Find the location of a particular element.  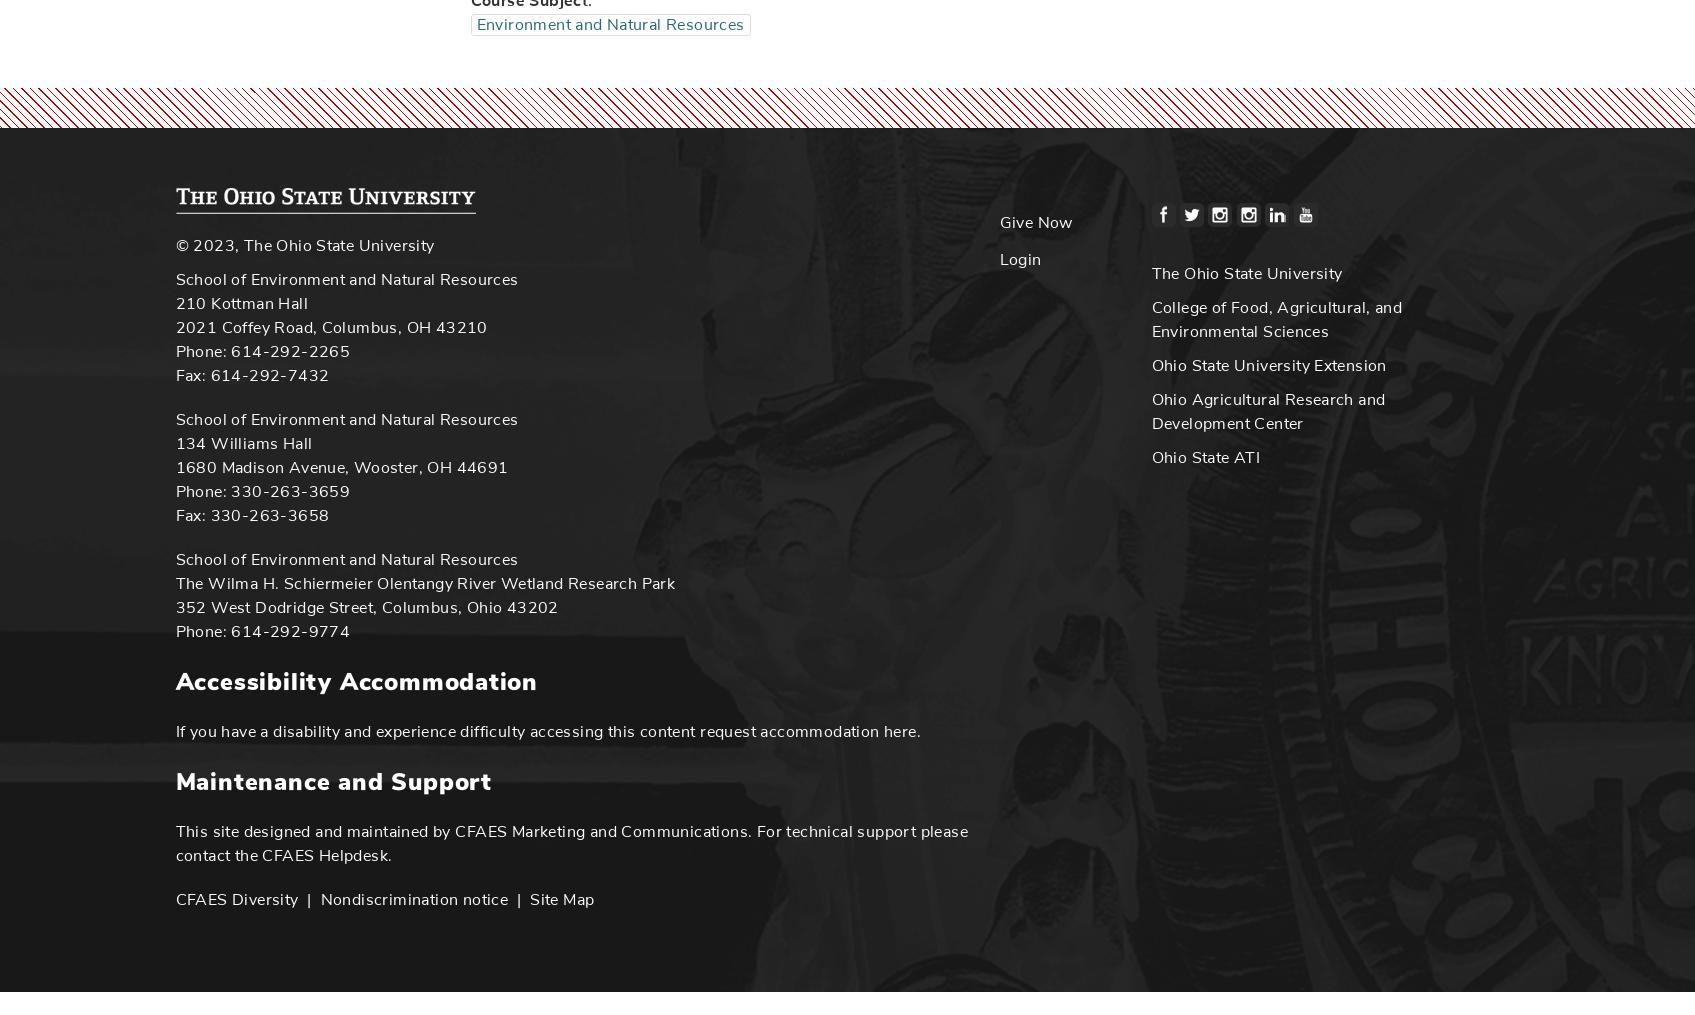

'College of Food, Agricultural, and Environmental Sciences' is located at coordinates (1150, 318).